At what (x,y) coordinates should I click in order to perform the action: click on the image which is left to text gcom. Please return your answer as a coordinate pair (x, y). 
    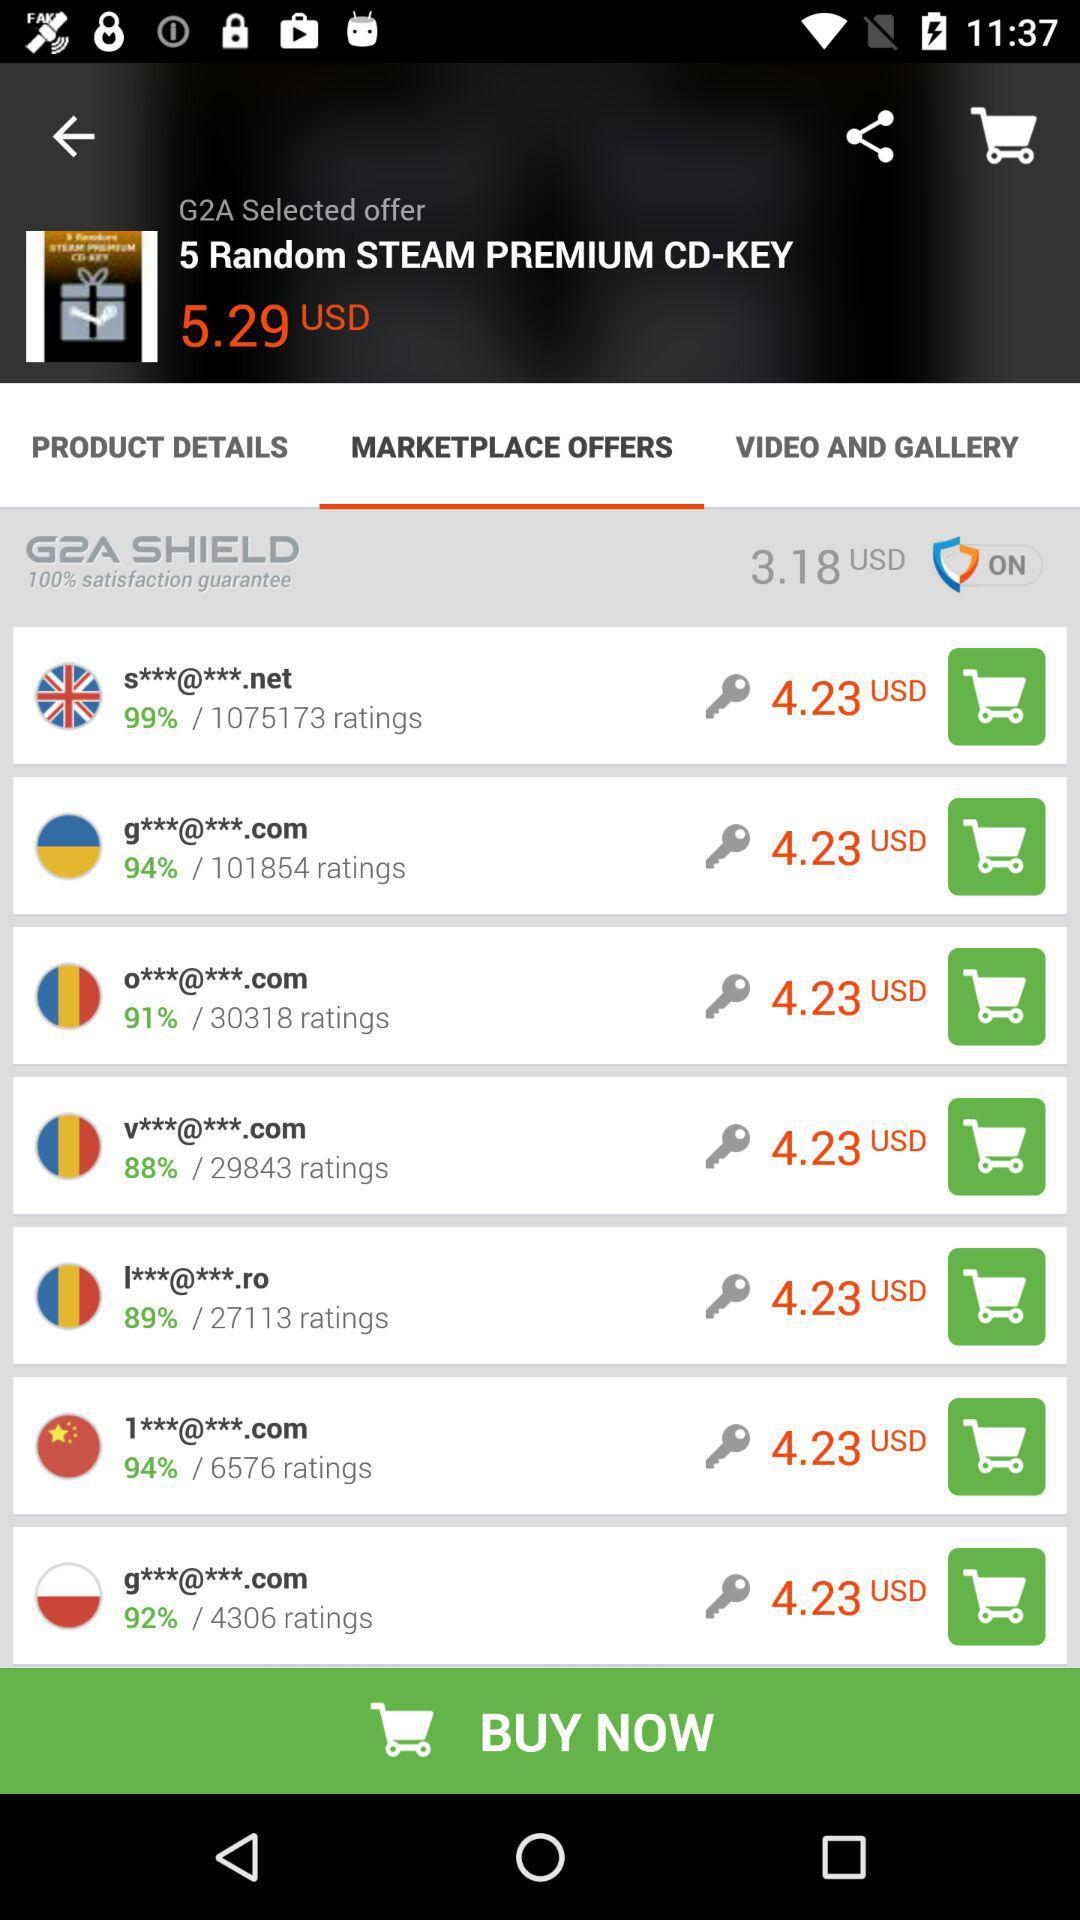
    Looking at the image, I should click on (68, 846).